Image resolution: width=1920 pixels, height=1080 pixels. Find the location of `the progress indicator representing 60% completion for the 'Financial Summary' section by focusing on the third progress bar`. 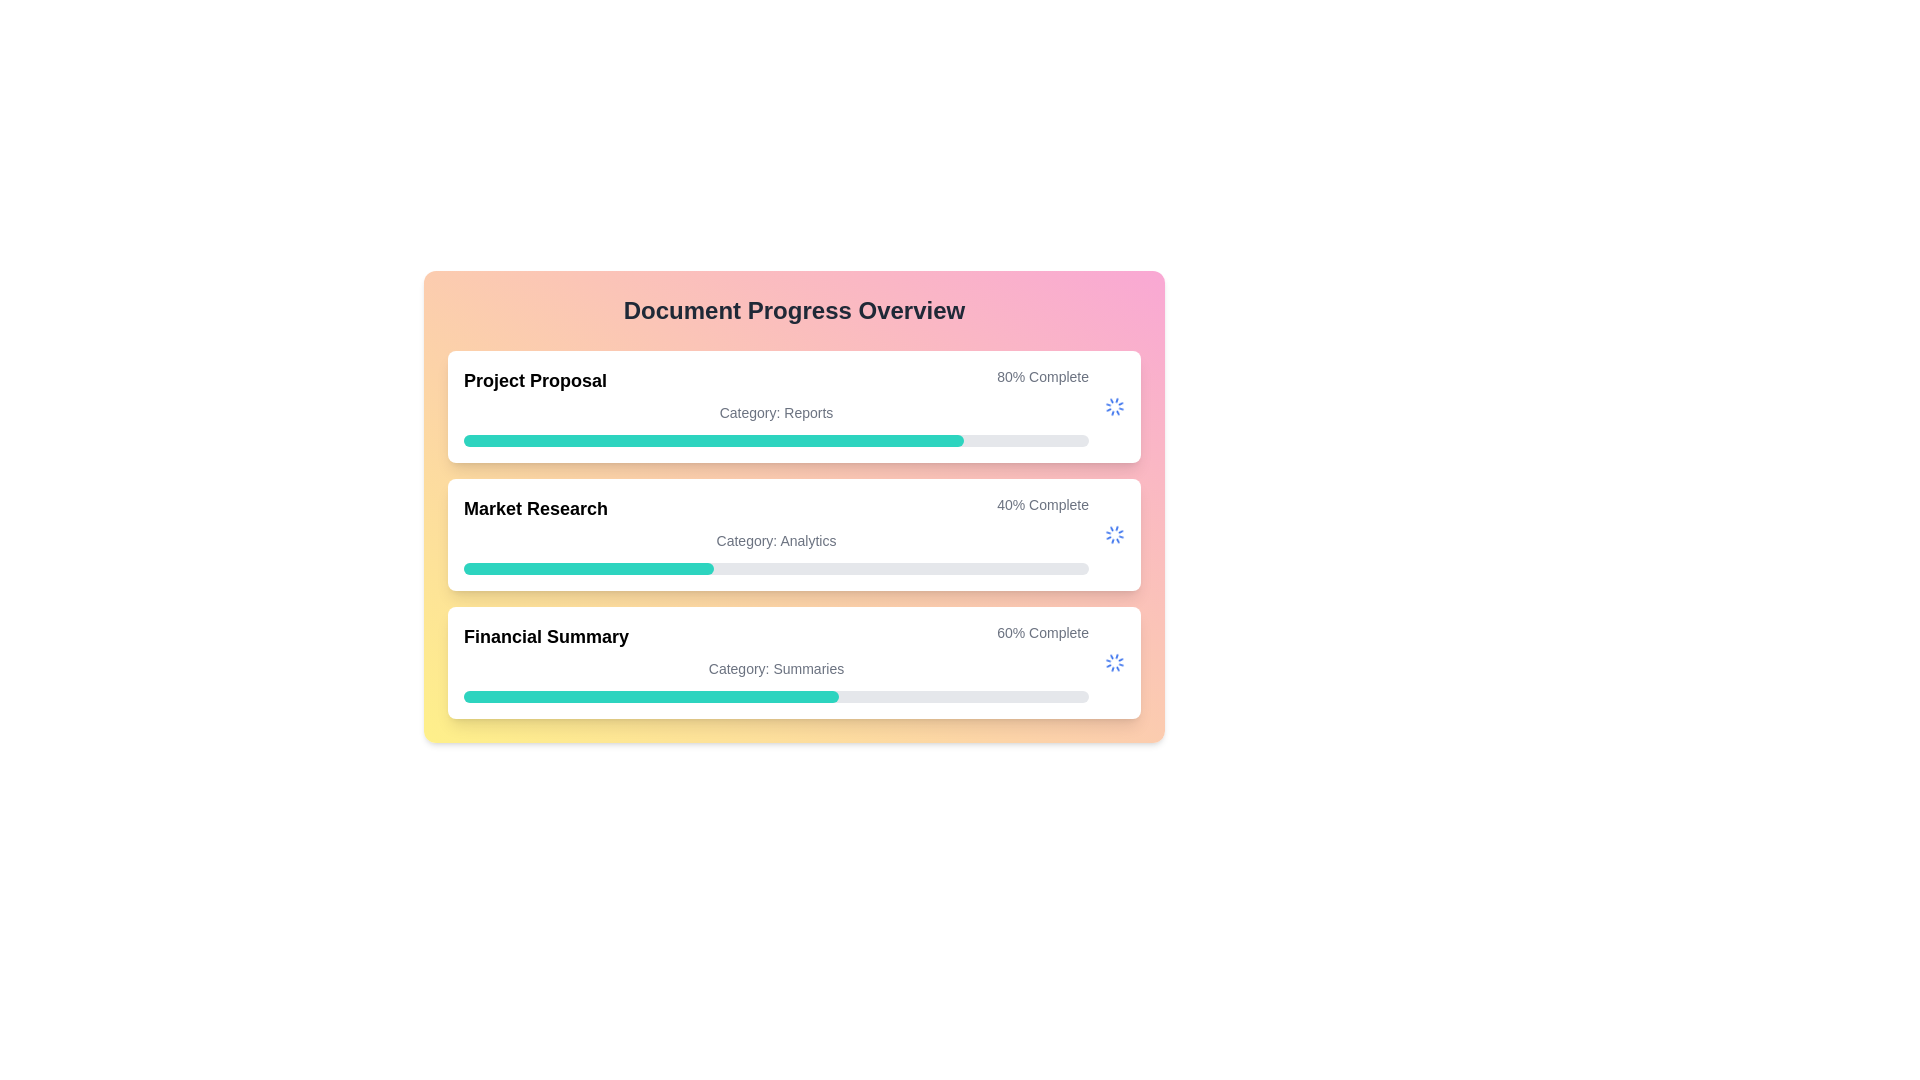

the progress indicator representing 60% completion for the 'Financial Summary' section by focusing on the third progress bar is located at coordinates (651, 696).